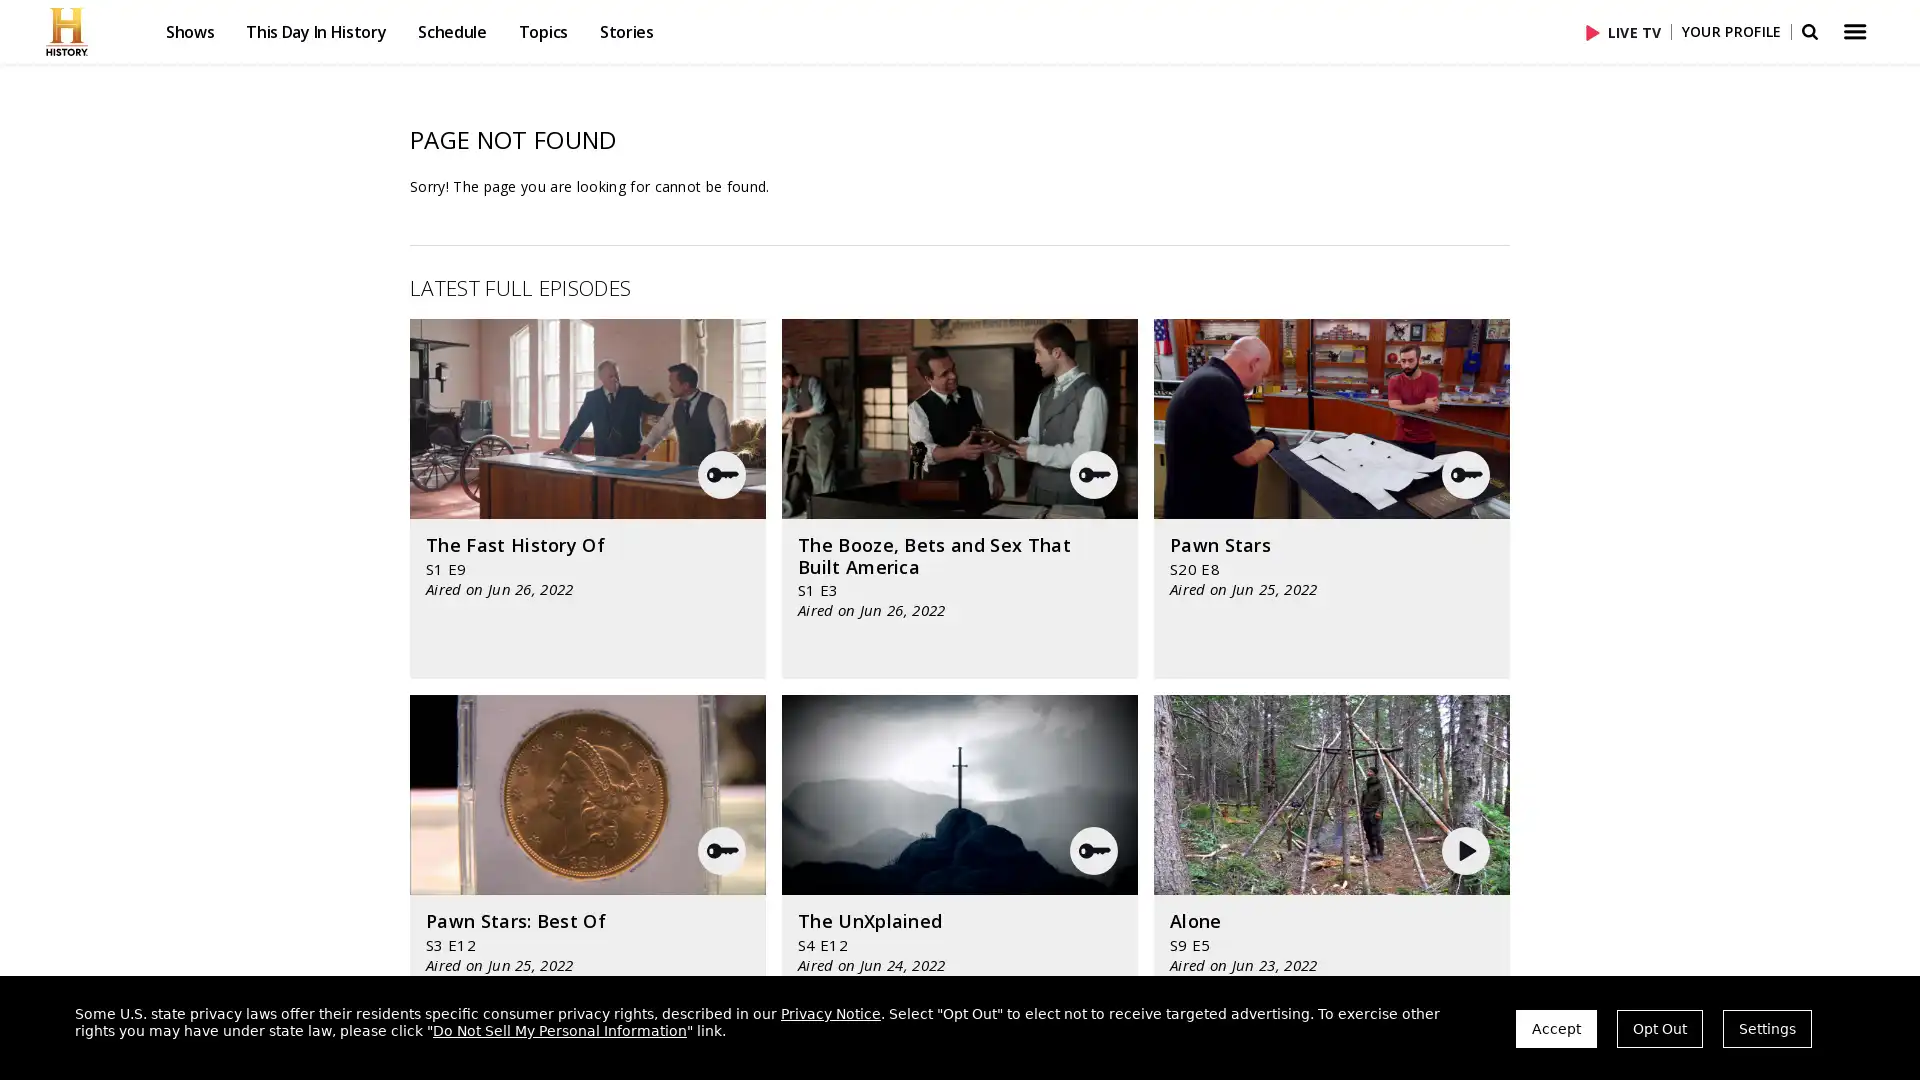 Image resolution: width=1920 pixels, height=1080 pixels. I want to click on Schedule, so click(450, 31).